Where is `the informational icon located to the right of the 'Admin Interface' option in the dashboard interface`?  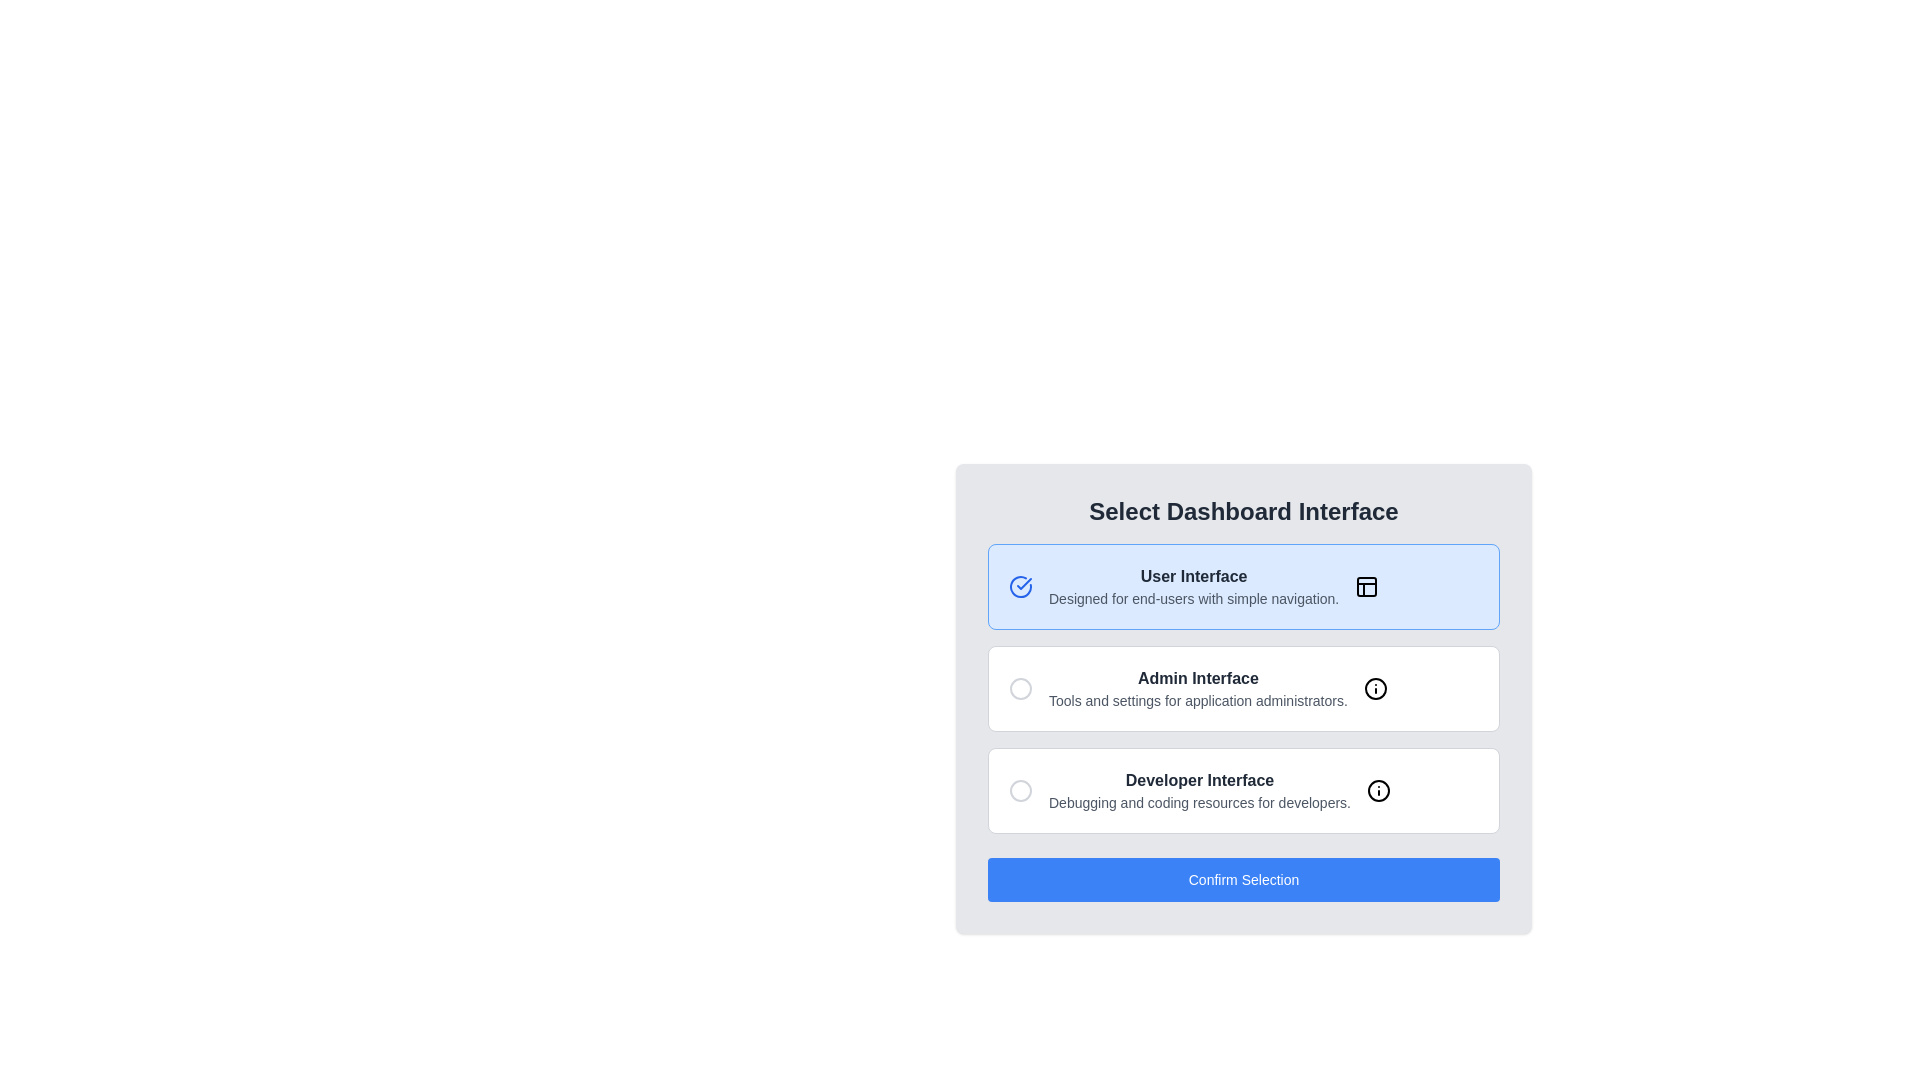 the informational icon located to the right of the 'Admin Interface' option in the dashboard interface is located at coordinates (1374, 688).